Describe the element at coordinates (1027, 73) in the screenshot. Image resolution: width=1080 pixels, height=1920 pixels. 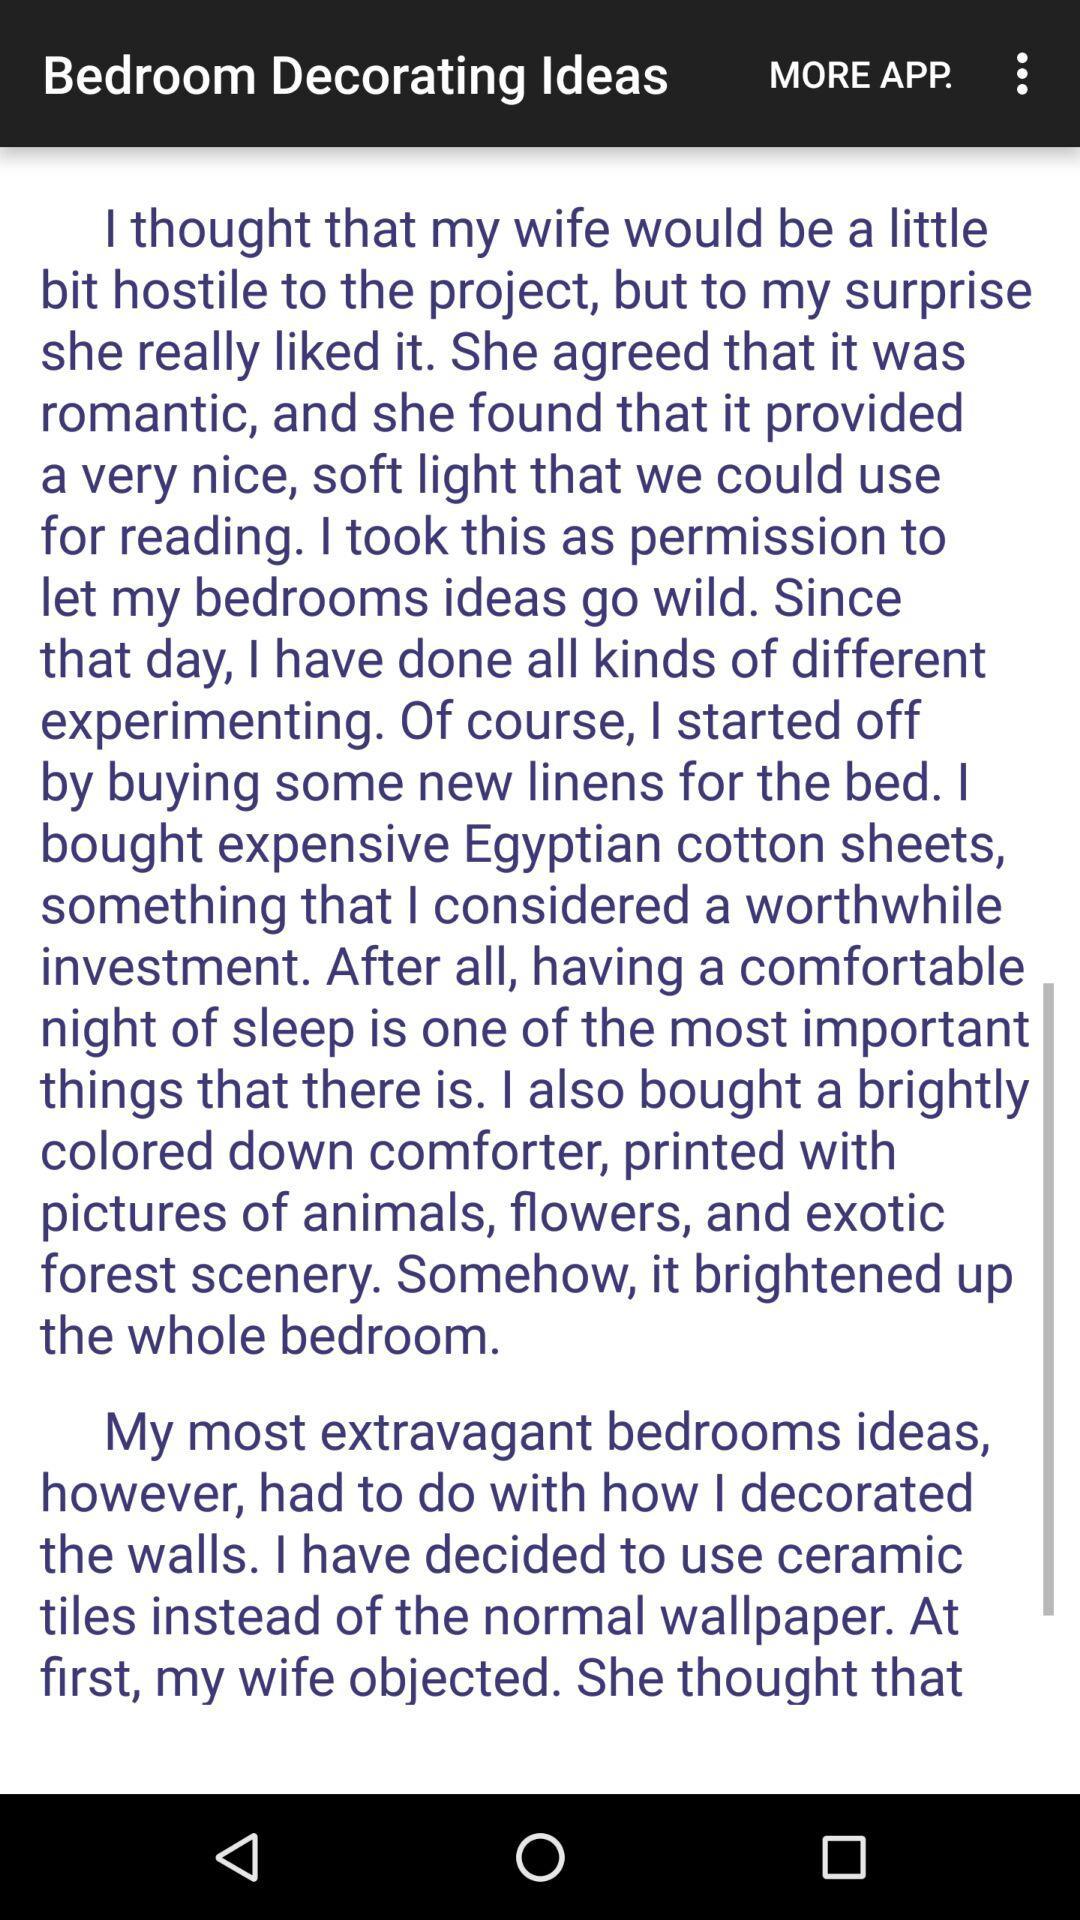
I see `the icon above the i thought that` at that location.